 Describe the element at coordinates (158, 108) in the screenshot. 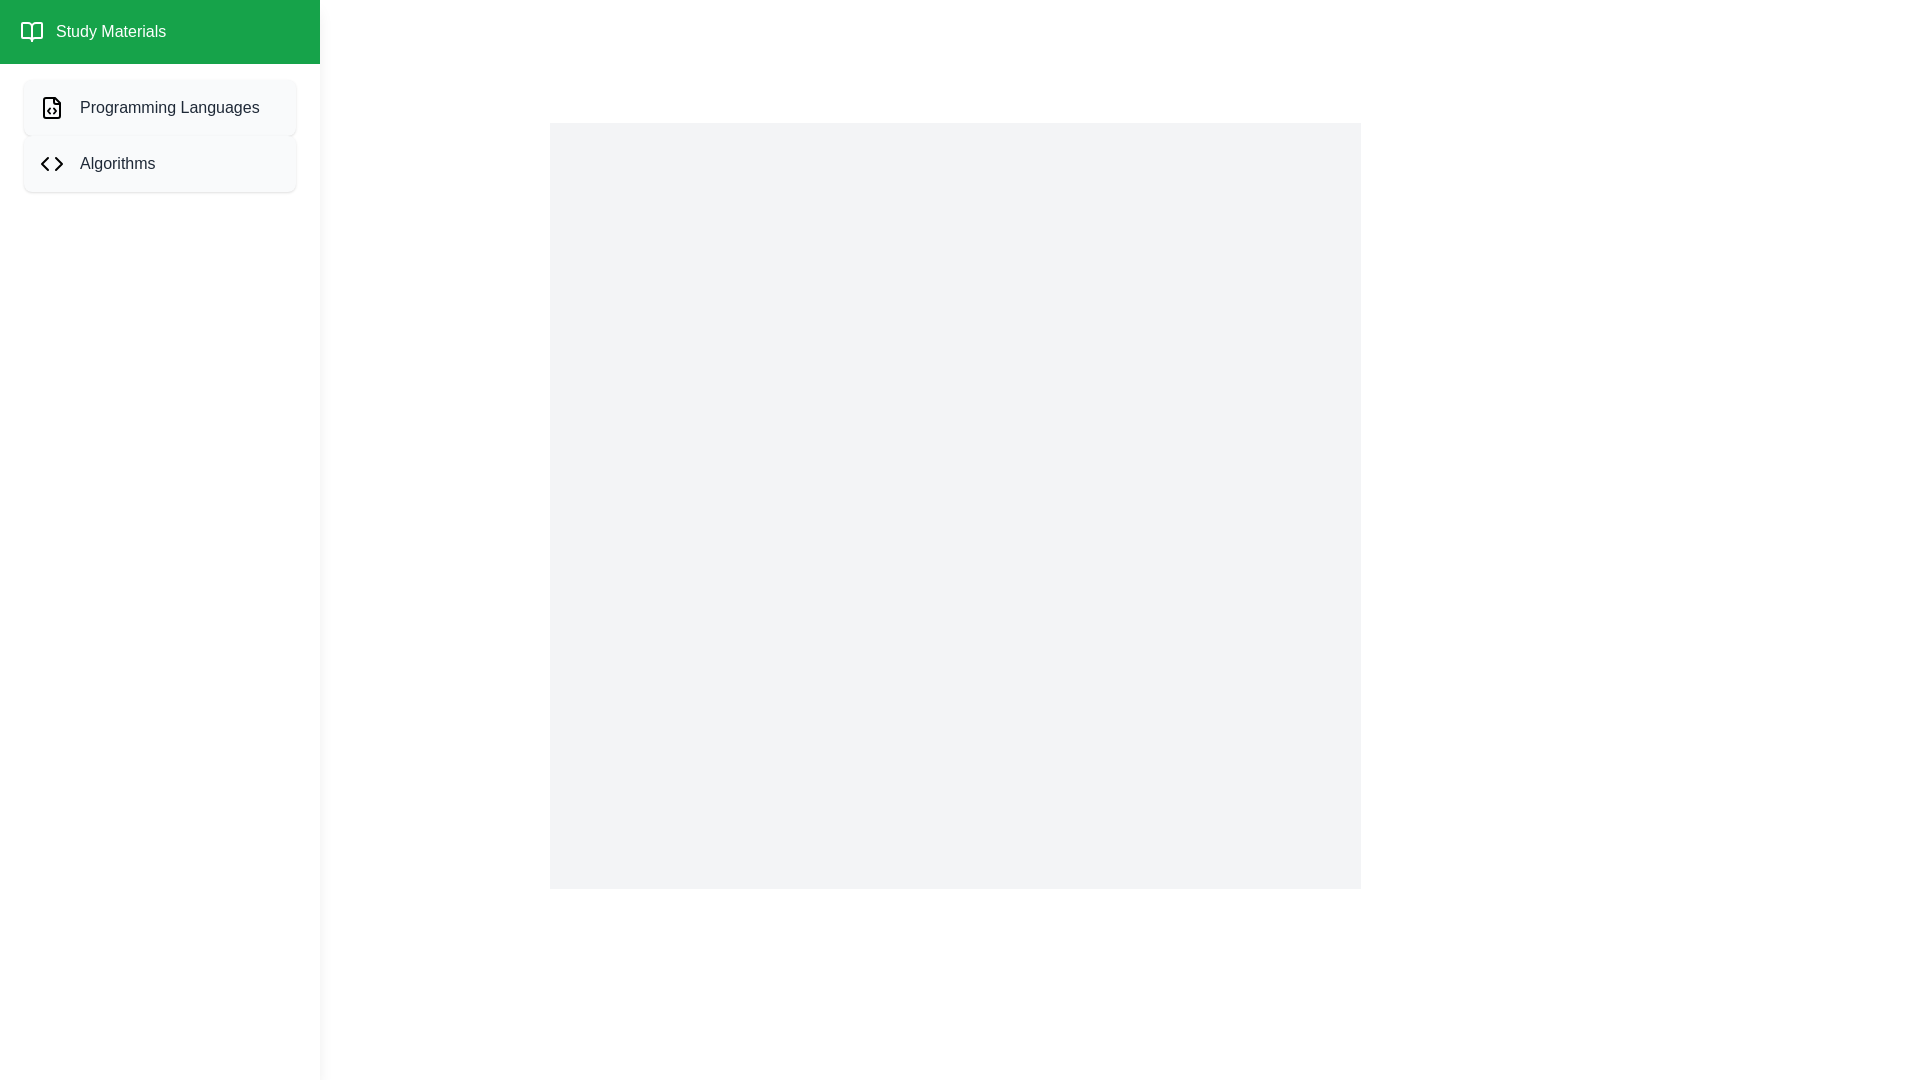

I see `the item Programming Languages from the list in the drawer` at that location.